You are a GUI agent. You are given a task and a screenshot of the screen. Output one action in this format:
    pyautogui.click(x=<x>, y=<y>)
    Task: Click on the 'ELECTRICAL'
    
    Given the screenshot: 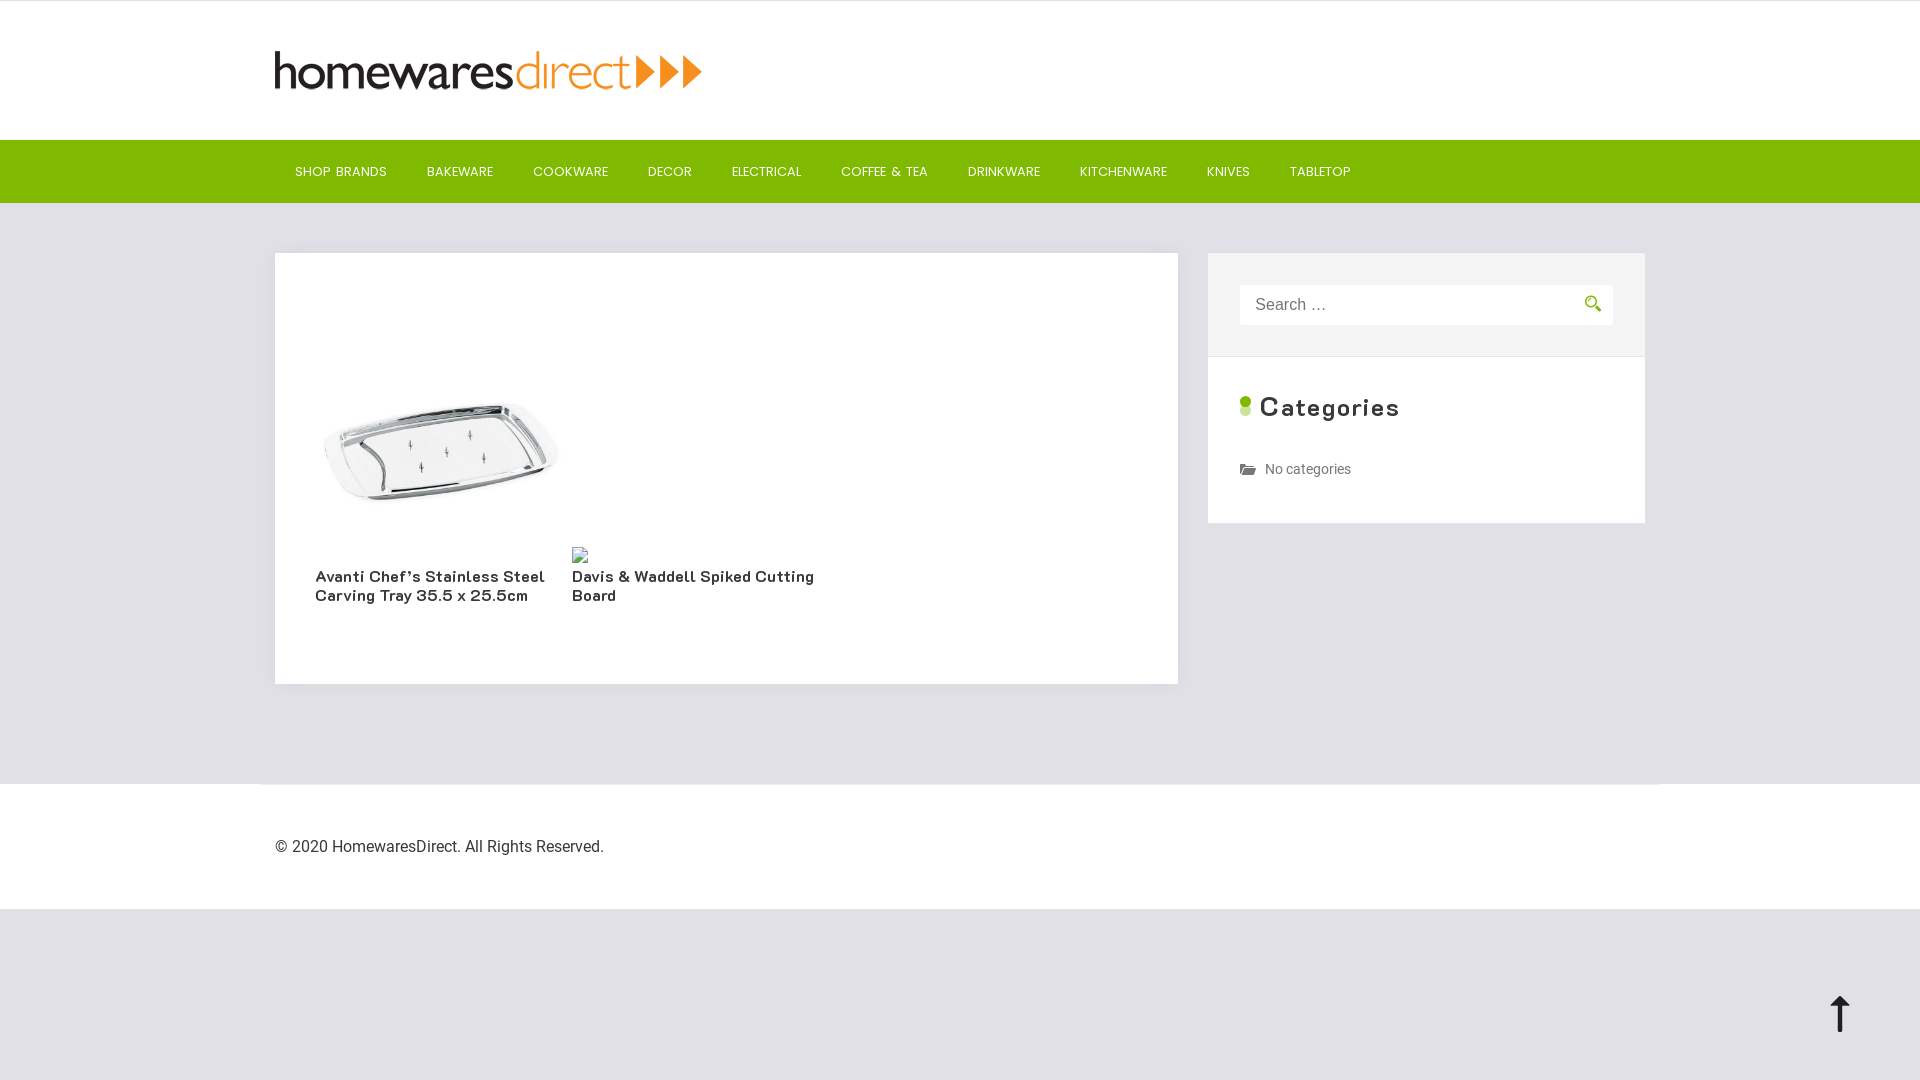 What is the action you would take?
    pyautogui.click(x=765, y=170)
    